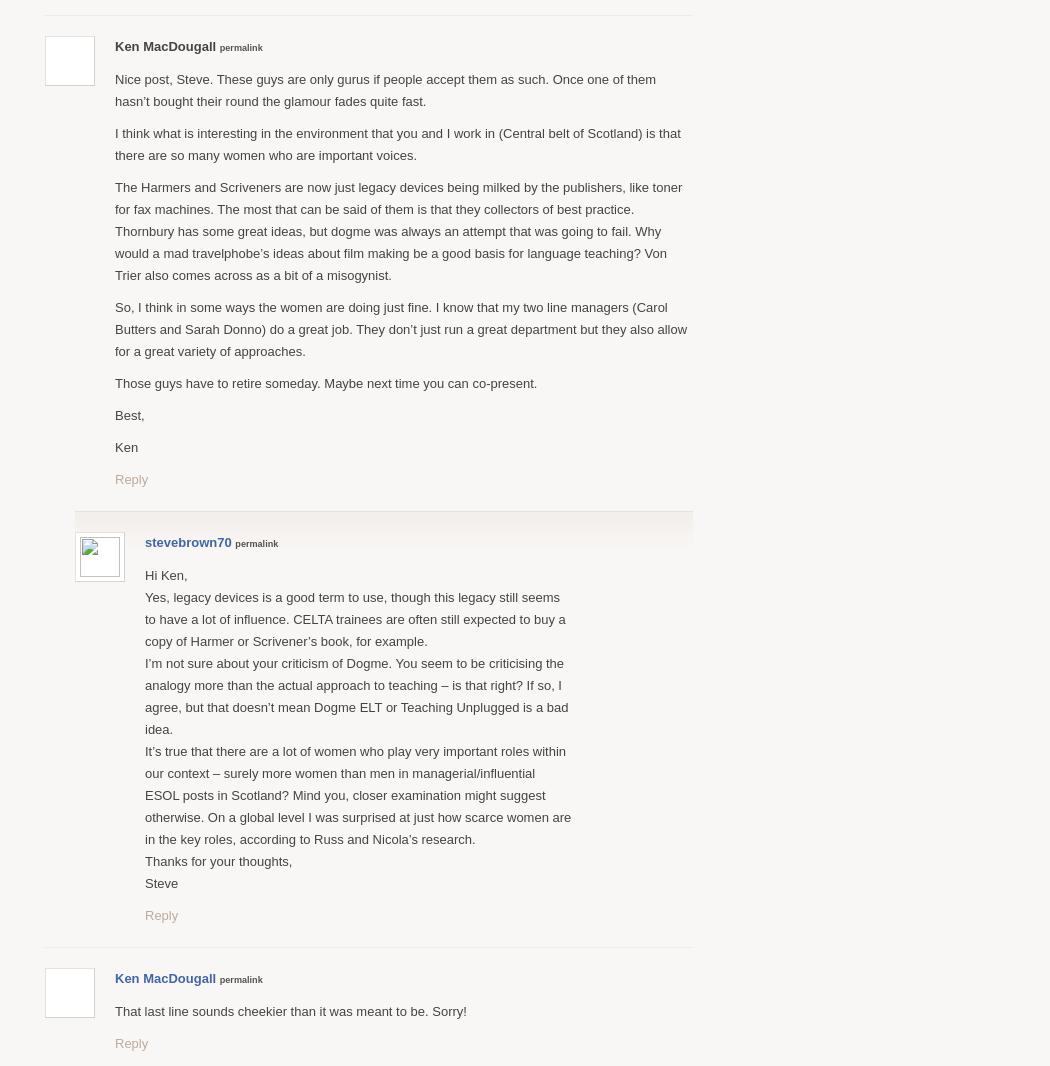 This screenshot has height=1066, width=1050. Describe the element at coordinates (357, 793) in the screenshot. I see `'It’s true that there are a lot of women who play very important roles within our context – surely more women than men in managerial/influential ESOL posts in Scotland? Mind you, closer examination might suggest otherwise. On a global level I was surprised at just how scarce women are in the key roles, according to Russ and Nicola’s research.'` at that location.